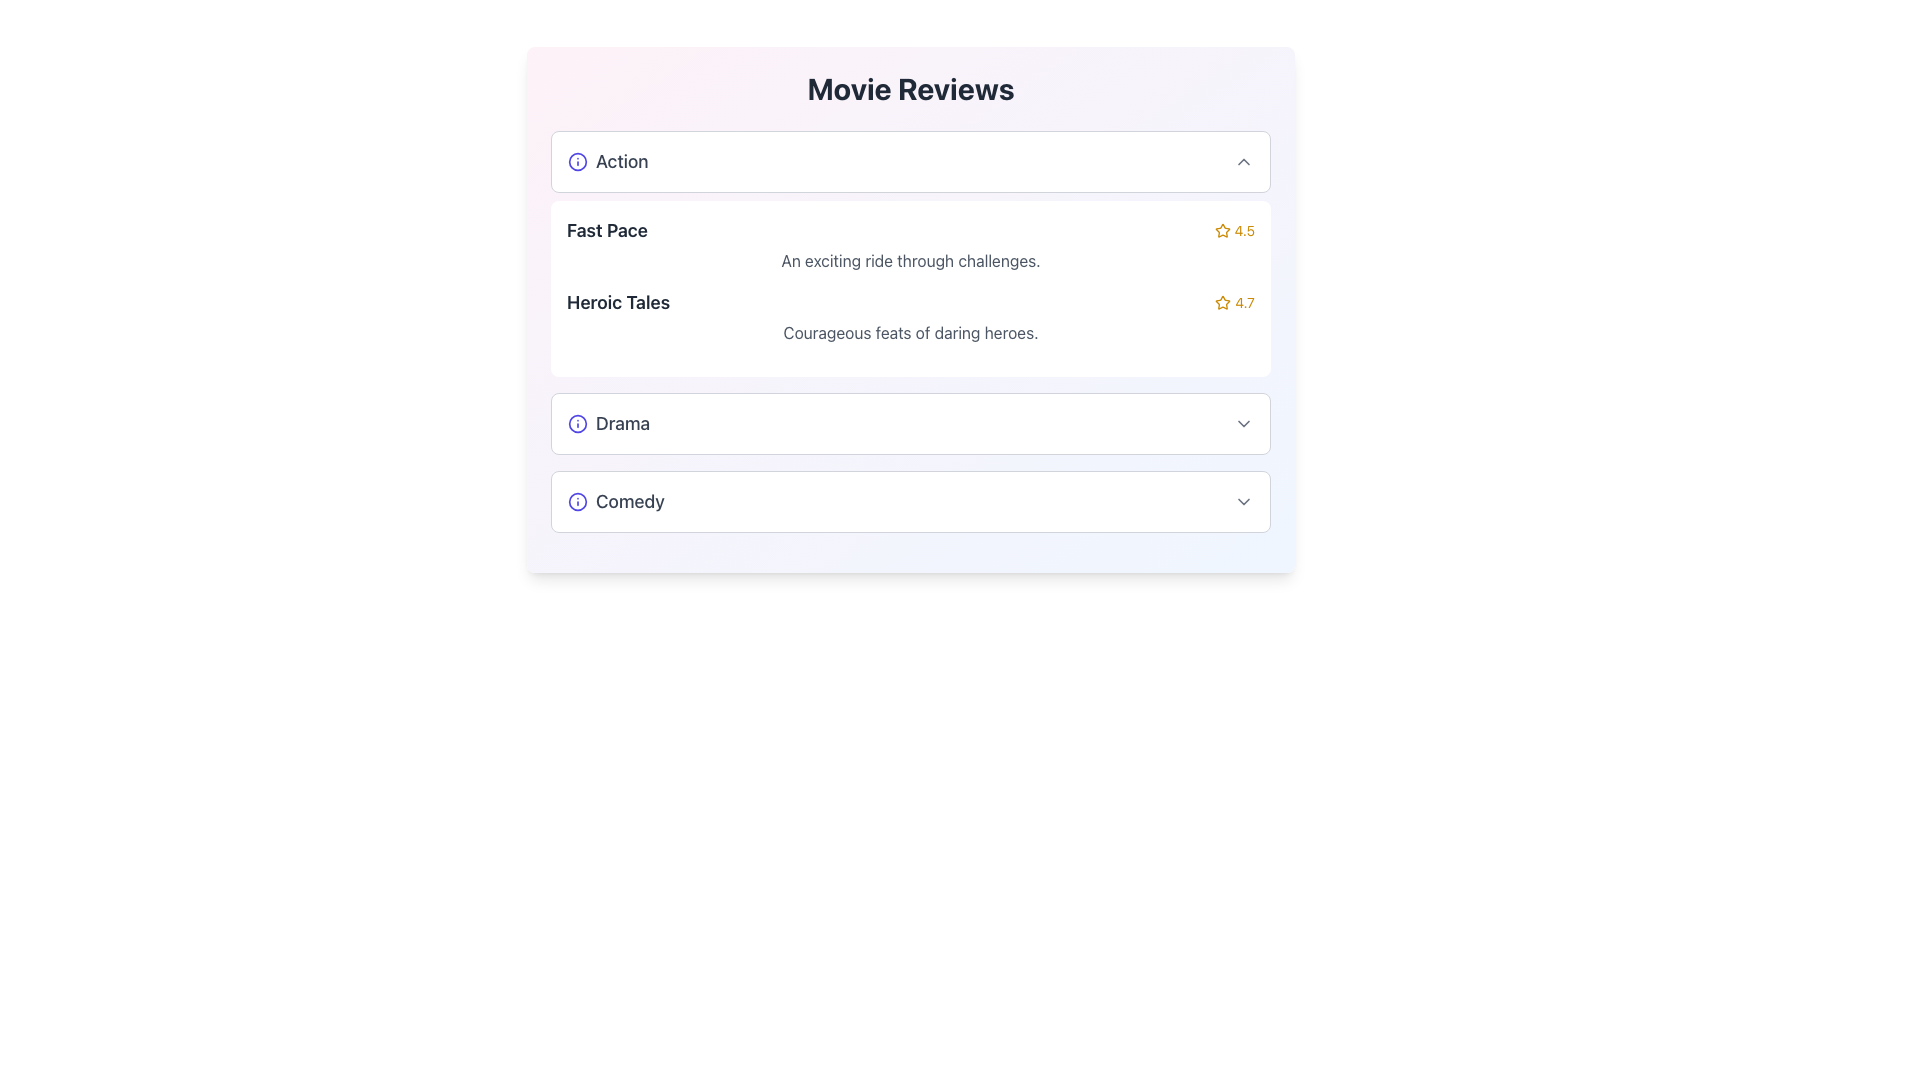 This screenshot has height=1080, width=1920. I want to click on the second list item in the 'Action' category, which displays textual and rating information, so click(910, 315).